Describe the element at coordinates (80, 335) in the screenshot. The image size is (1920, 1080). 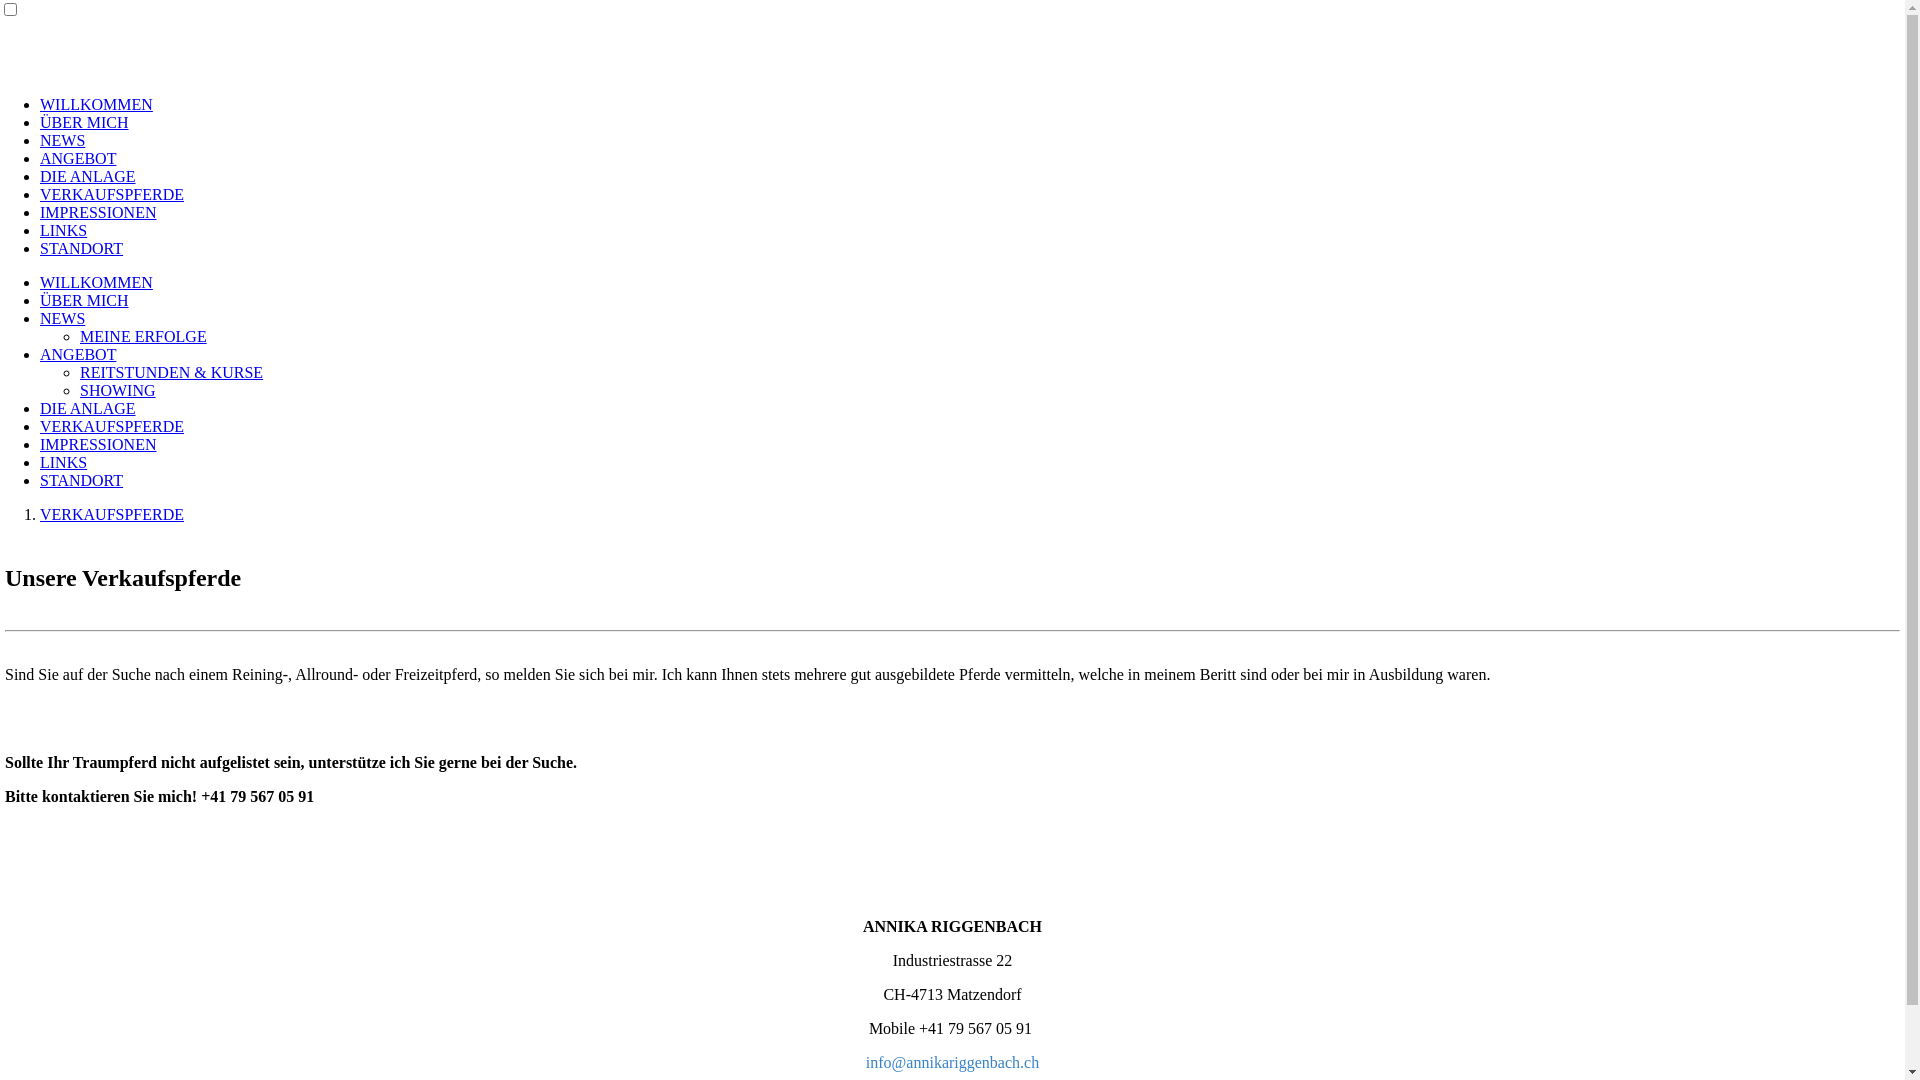
I see `'MEINE ERFOLGE'` at that location.